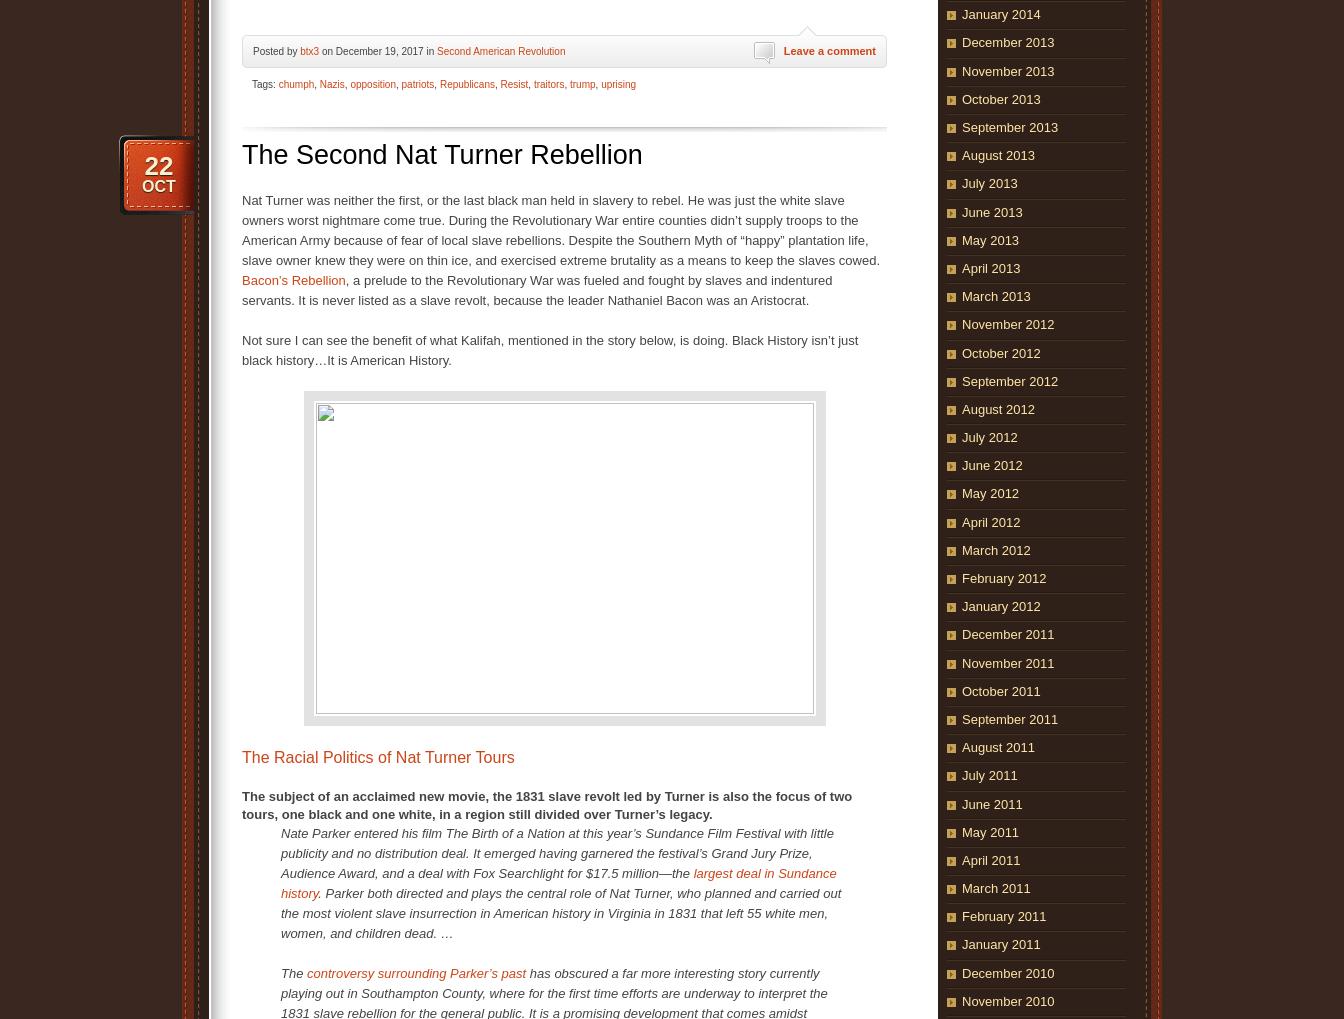 The height and width of the screenshot is (1019, 1344). What do you see at coordinates (309, 50) in the screenshot?
I see `'btx3'` at bounding box center [309, 50].